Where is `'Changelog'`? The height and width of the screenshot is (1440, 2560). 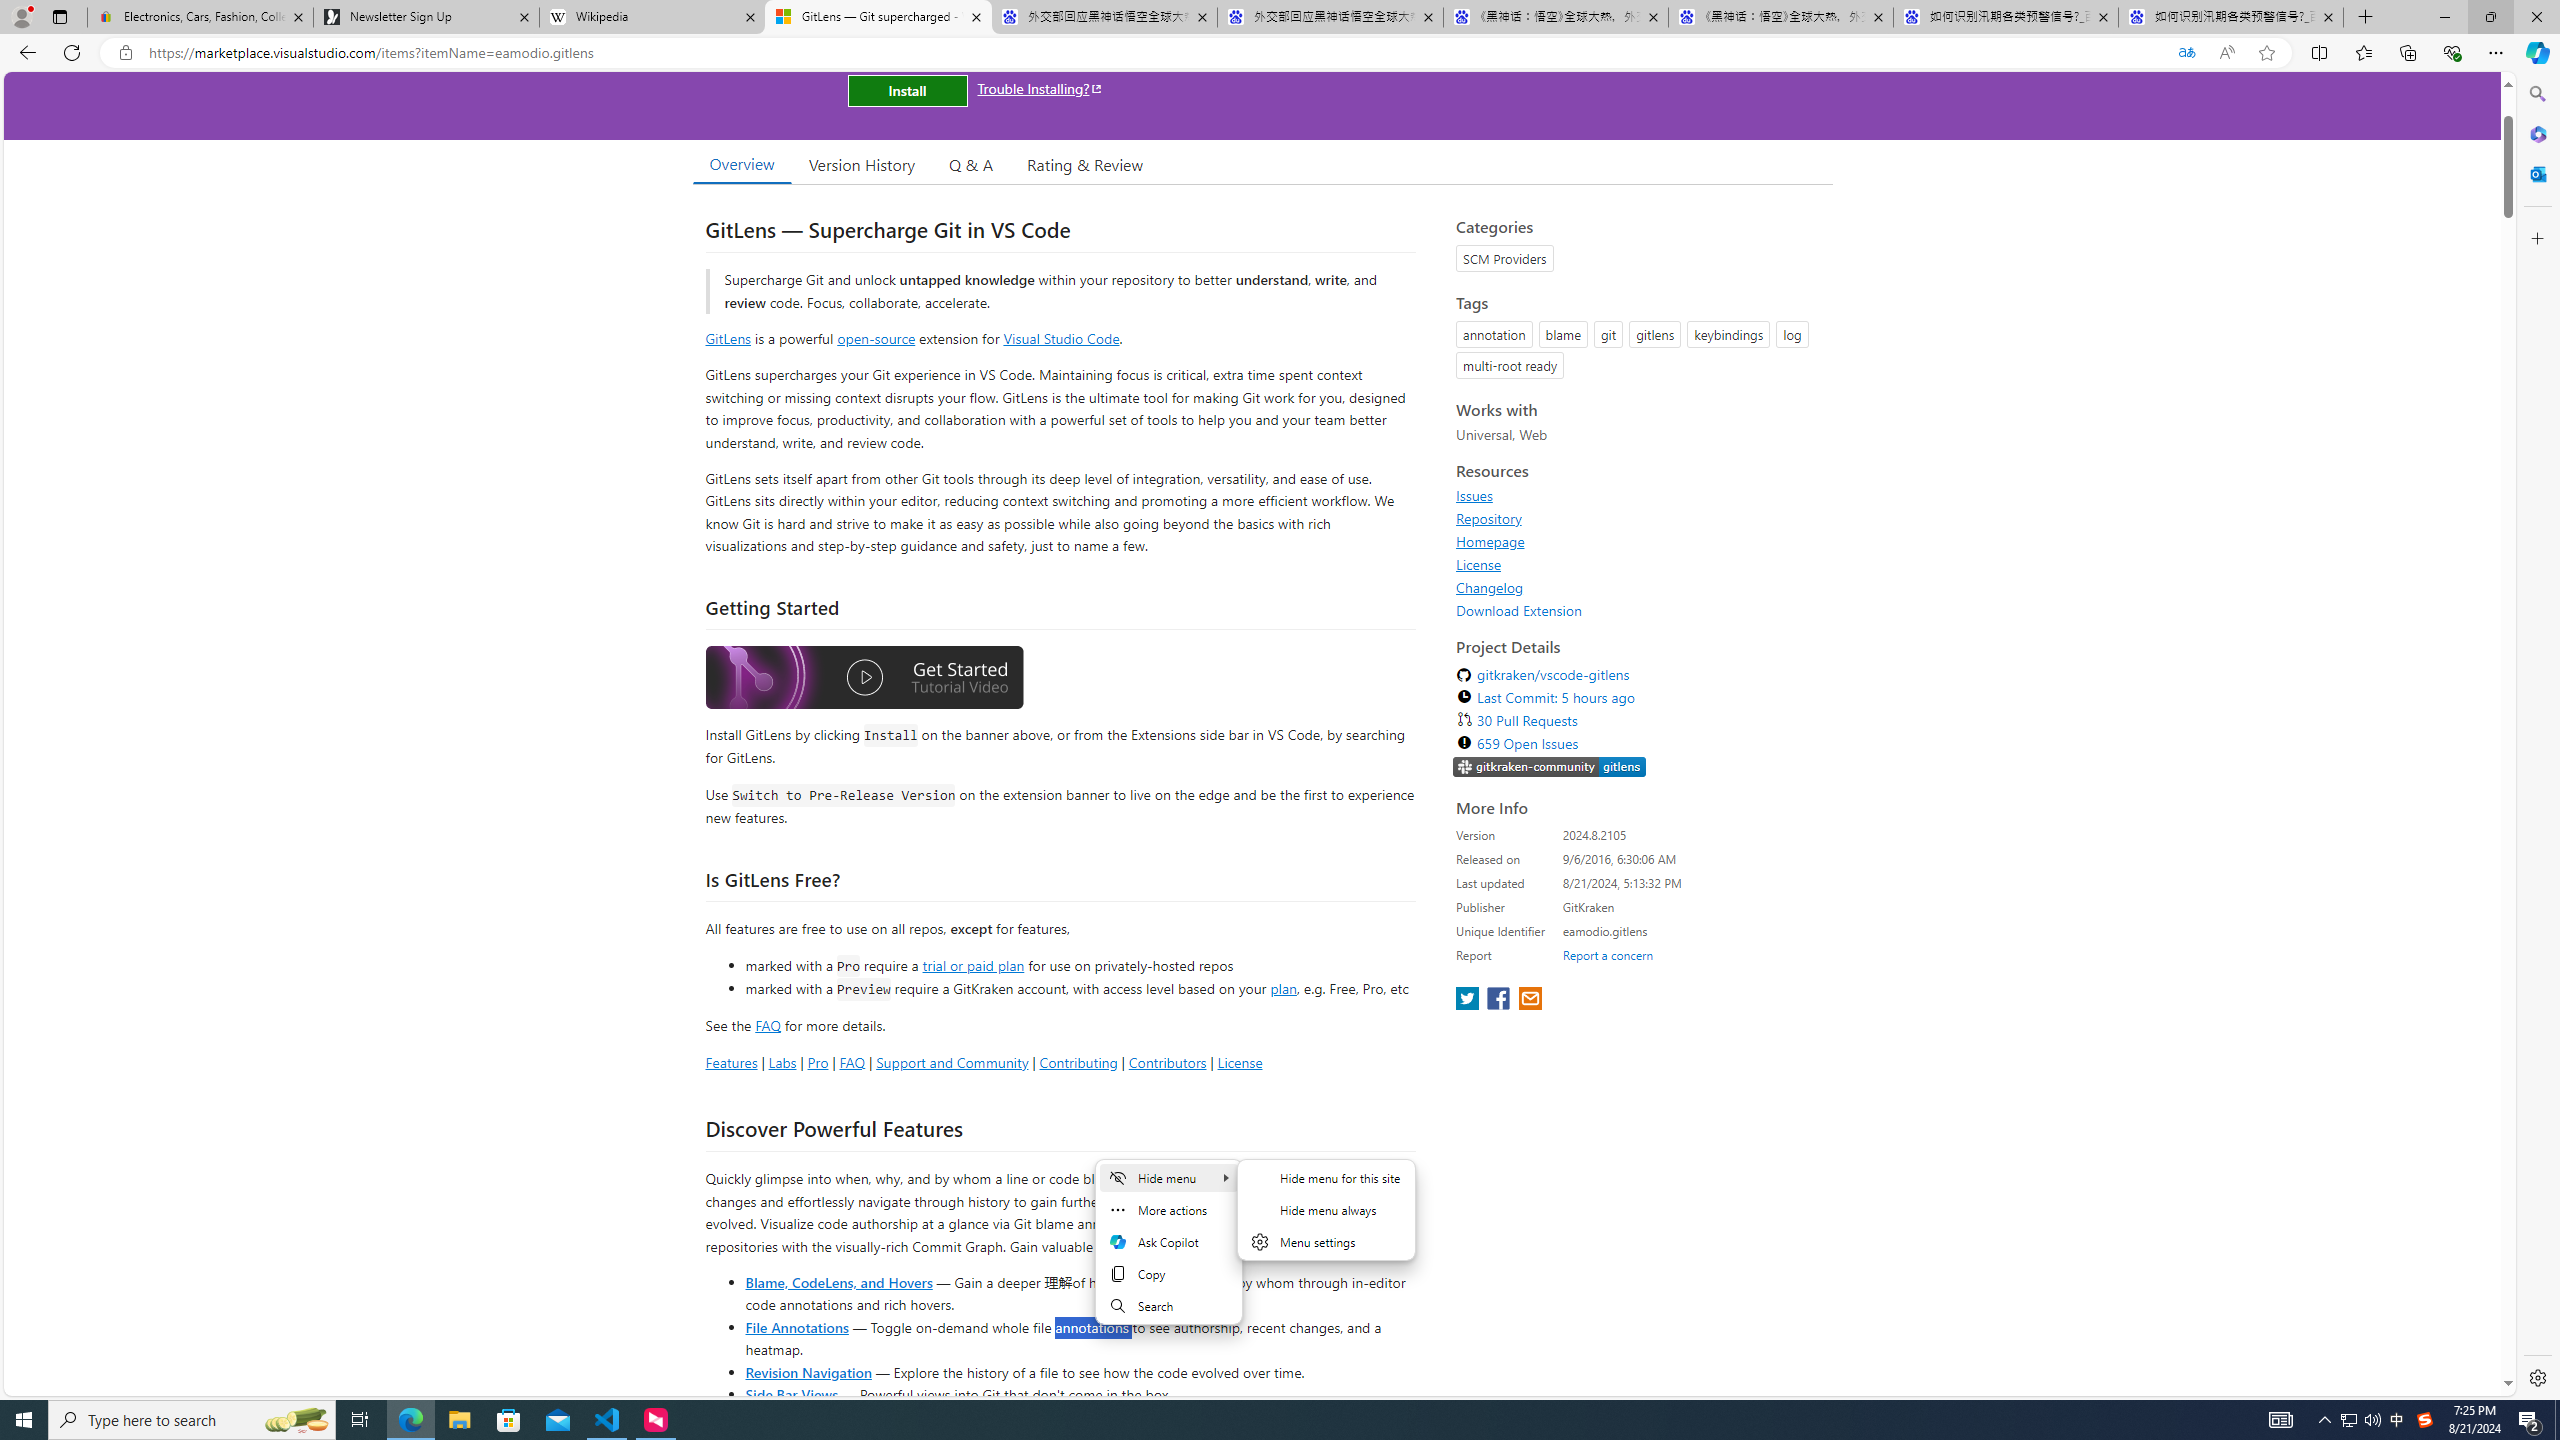
'Changelog' is located at coordinates (1488, 586).